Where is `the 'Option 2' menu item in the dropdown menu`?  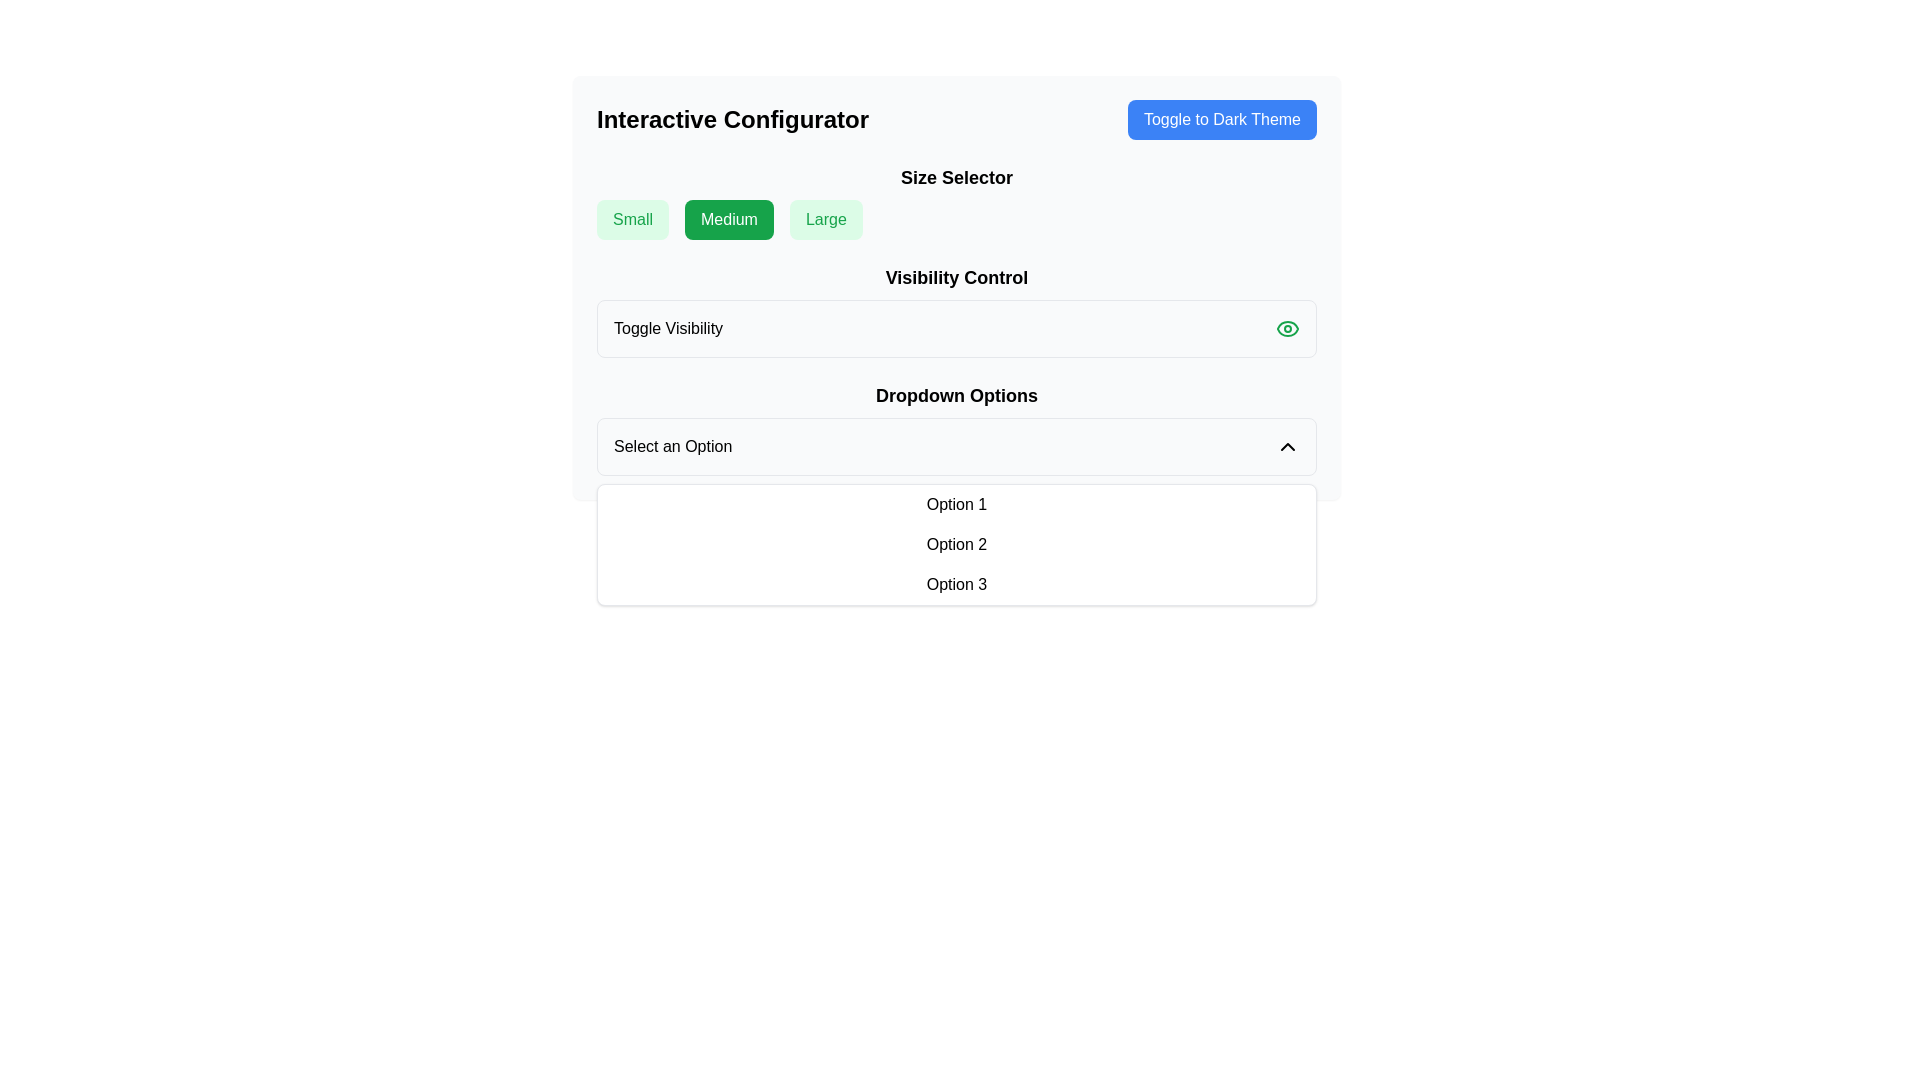 the 'Option 2' menu item in the dropdown menu is located at coordinates (955, 544).